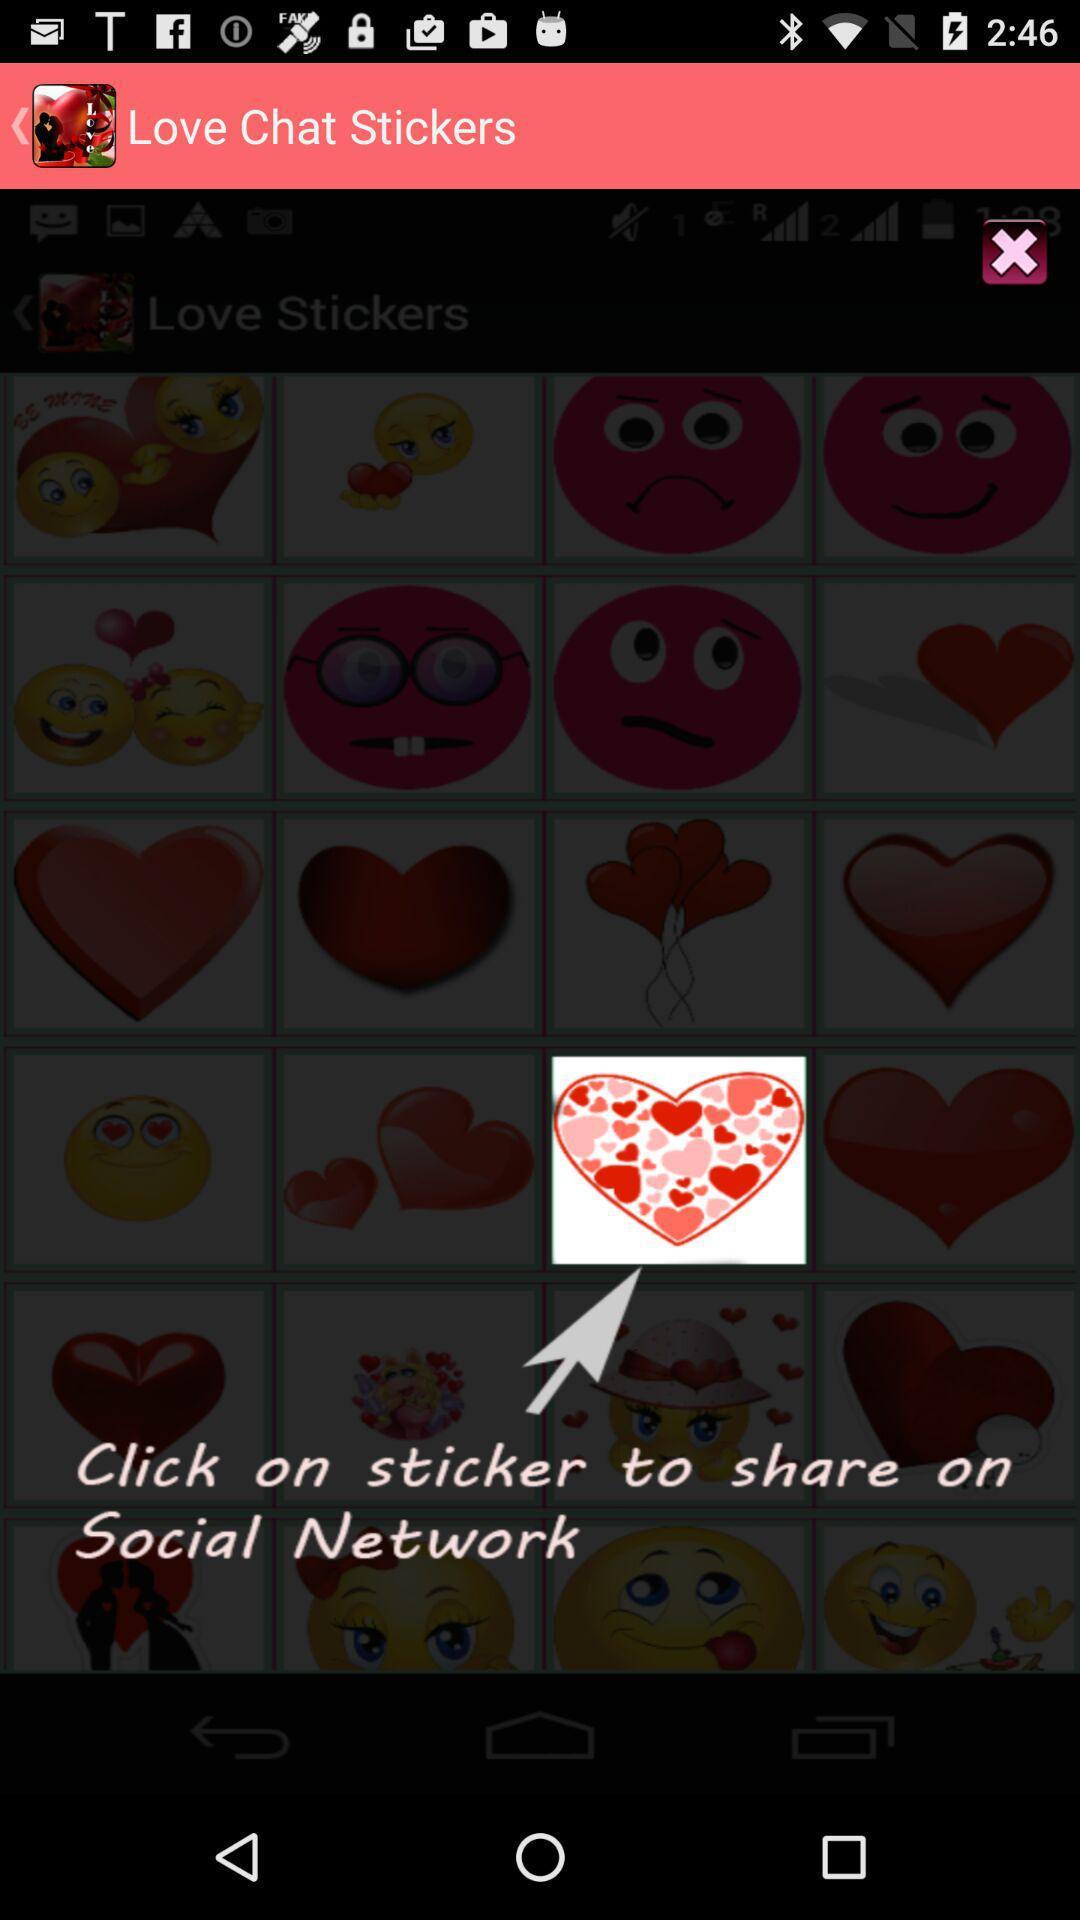 This screenshot has height=1920, width=1080. I want to click on option, so click(1015, 252).